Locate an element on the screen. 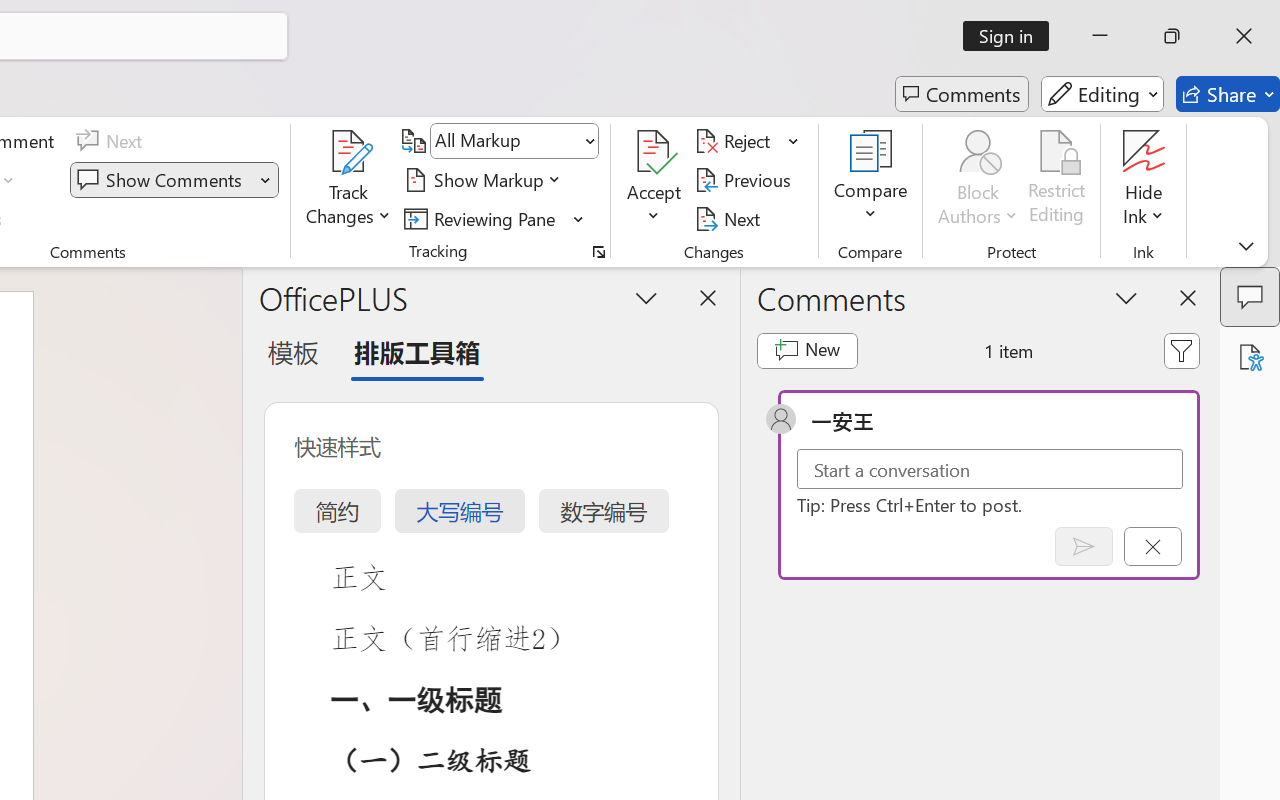 Image resolution: width=1280 pixels, height=800 pixels. 'Previous' is located at coordinates (745, 179).